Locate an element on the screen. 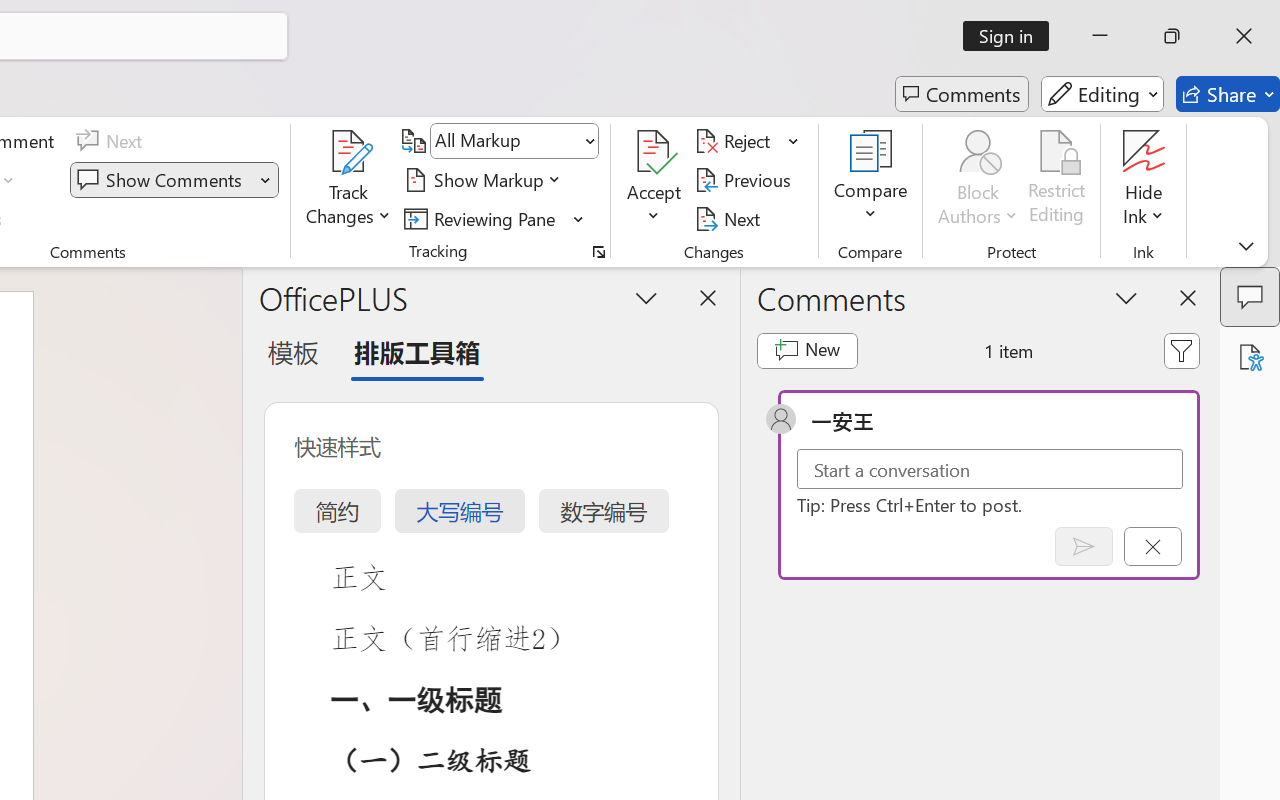 Image resolution: width=1280 pixels, height=800 pixels. 'Previous' is located at coordinates (745, 179).